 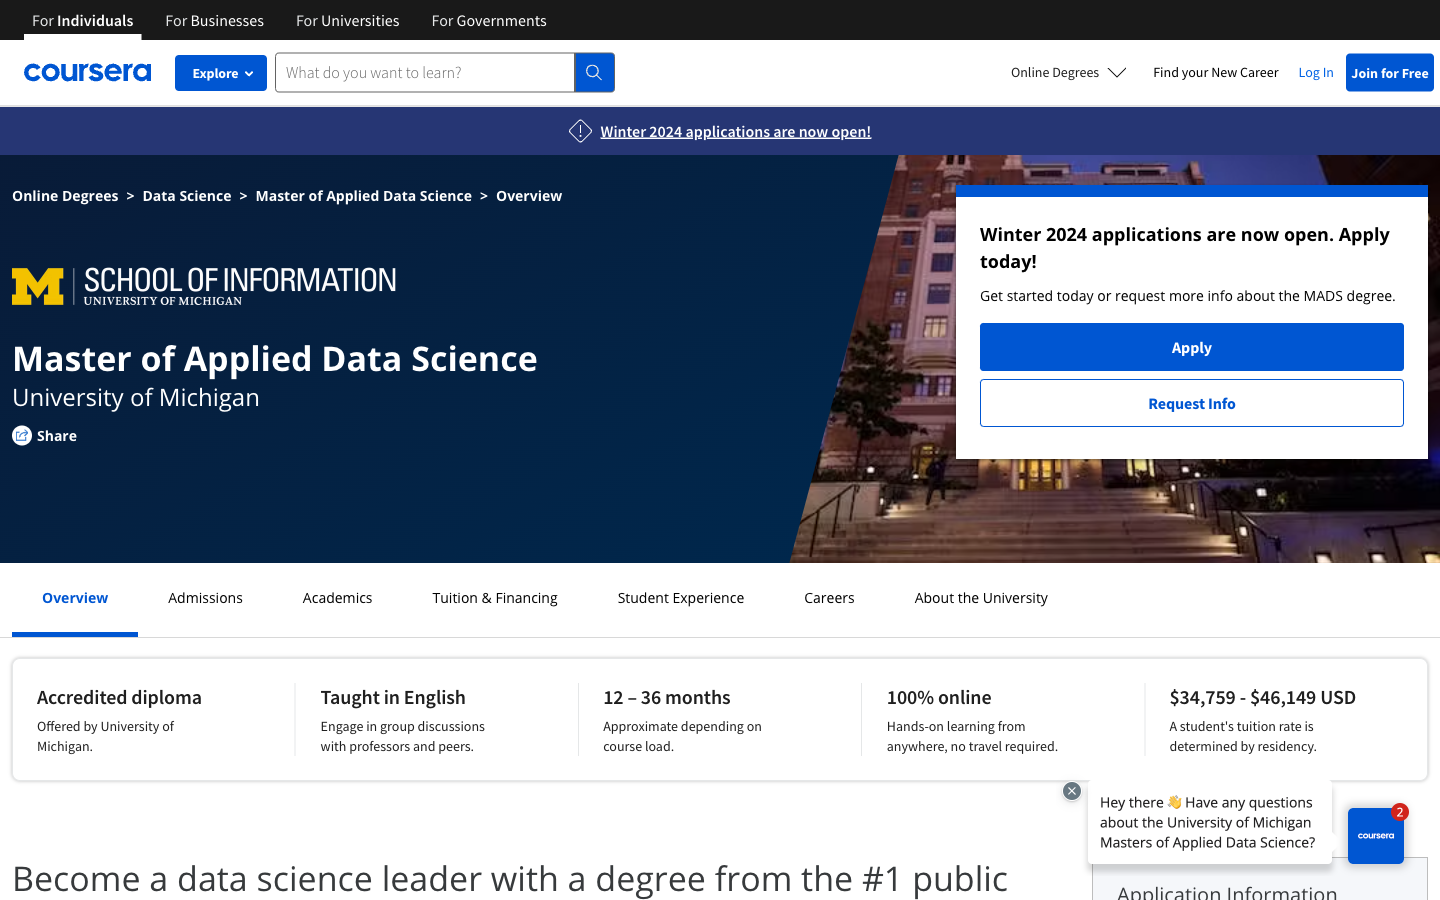 What do you see at coordinates (1390, 71) in the screenshot?
I see `Register on Coursera at no cost` at bounding box center [1390, 71].